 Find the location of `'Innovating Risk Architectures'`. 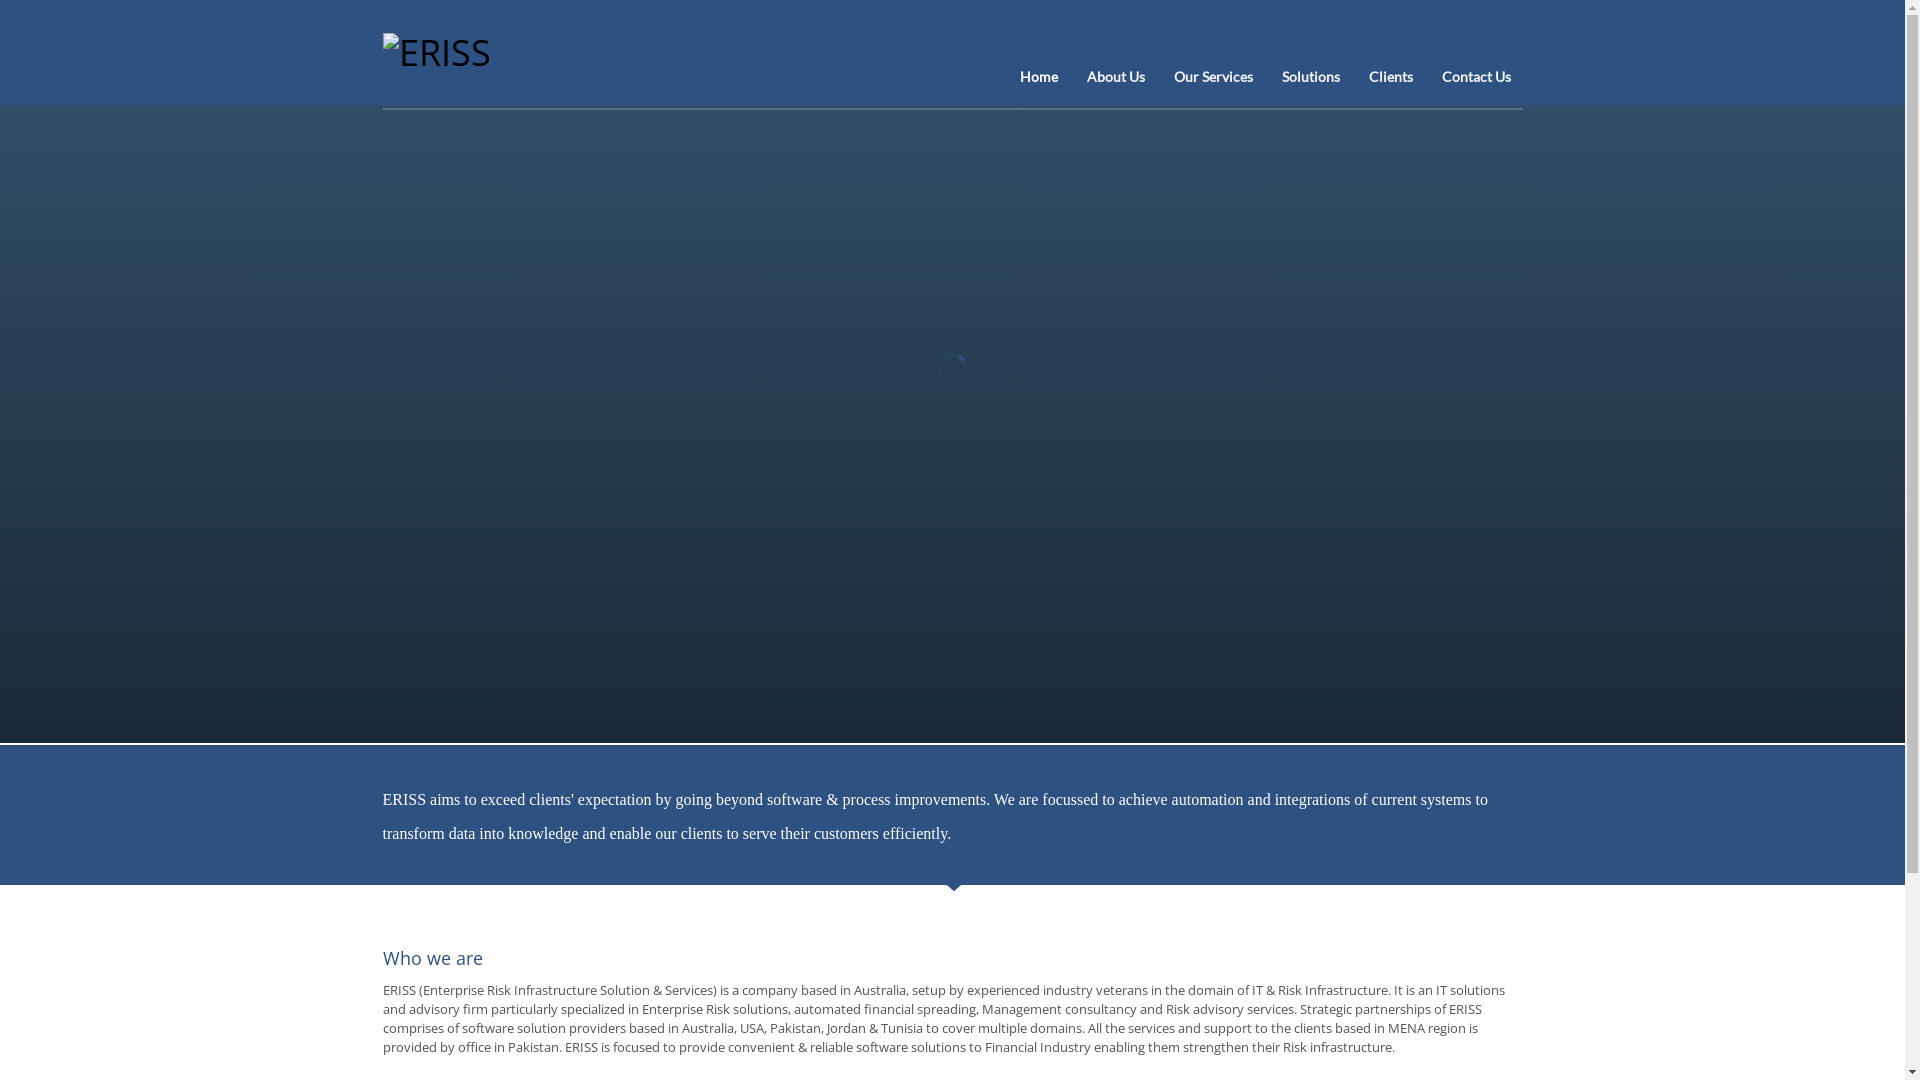

'Innovating Risk Architectures' is located at coordinates (435, 50).